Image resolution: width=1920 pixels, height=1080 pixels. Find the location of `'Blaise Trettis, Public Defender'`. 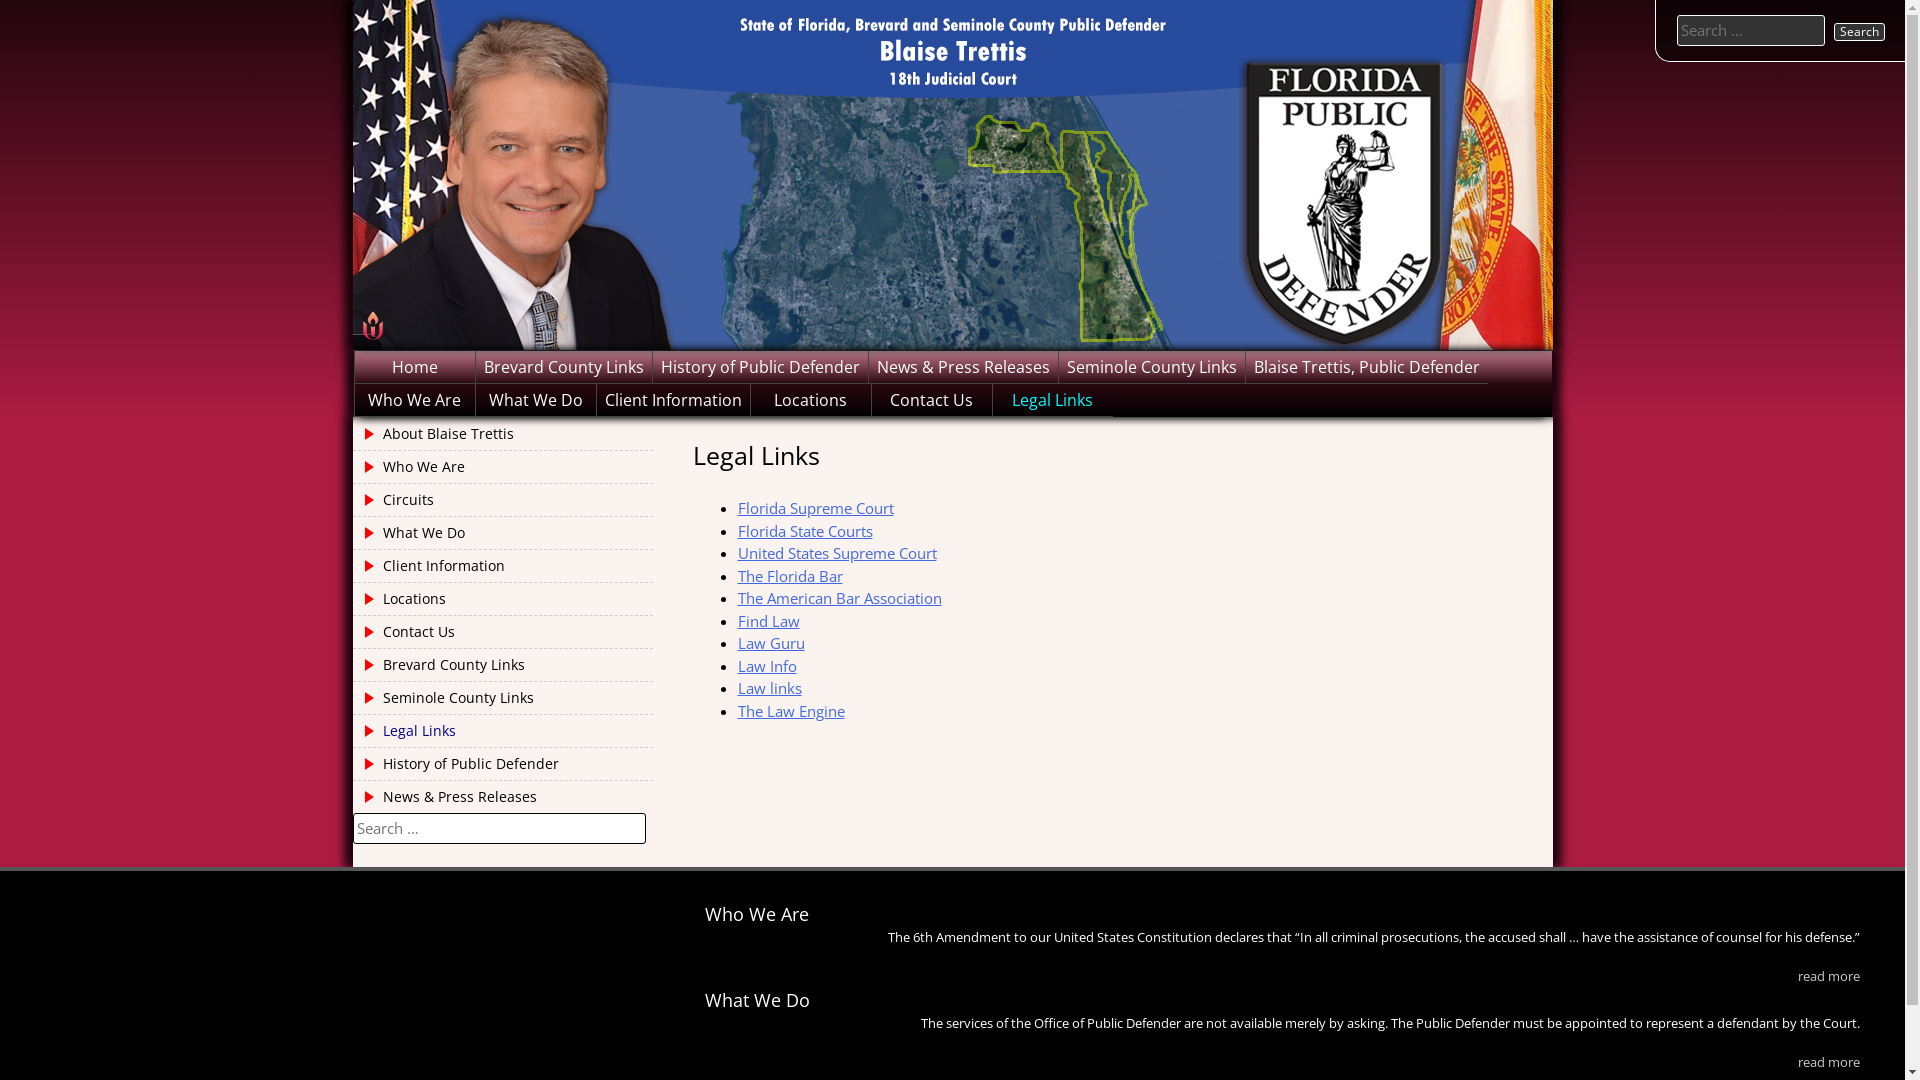

'Blaise Trettis, Public Defender' is located at coordinates (1366, 366).